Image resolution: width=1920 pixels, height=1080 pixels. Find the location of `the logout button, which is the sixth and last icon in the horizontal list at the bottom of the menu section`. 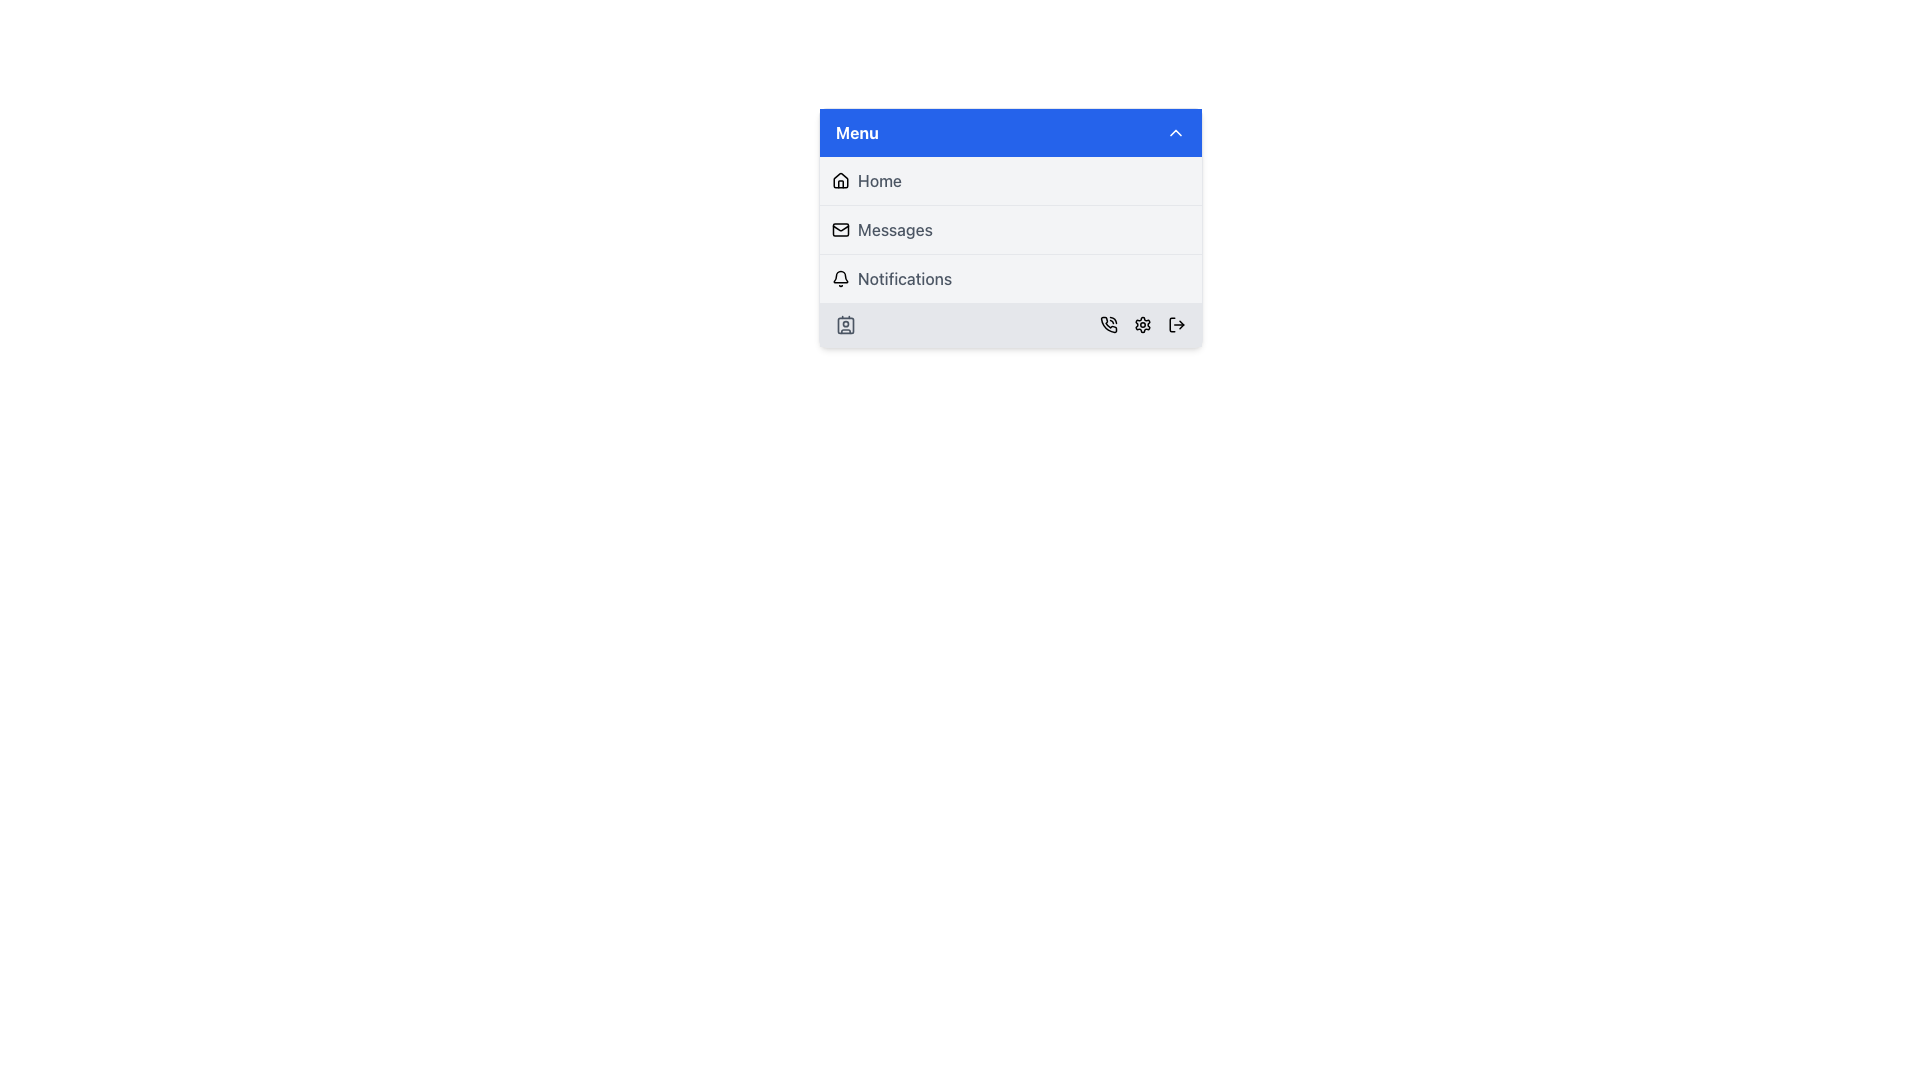

the logout button, which is the sixth and last icon in the horizontal list at the bottom of the menu section is located at coordinates (1176, 323).